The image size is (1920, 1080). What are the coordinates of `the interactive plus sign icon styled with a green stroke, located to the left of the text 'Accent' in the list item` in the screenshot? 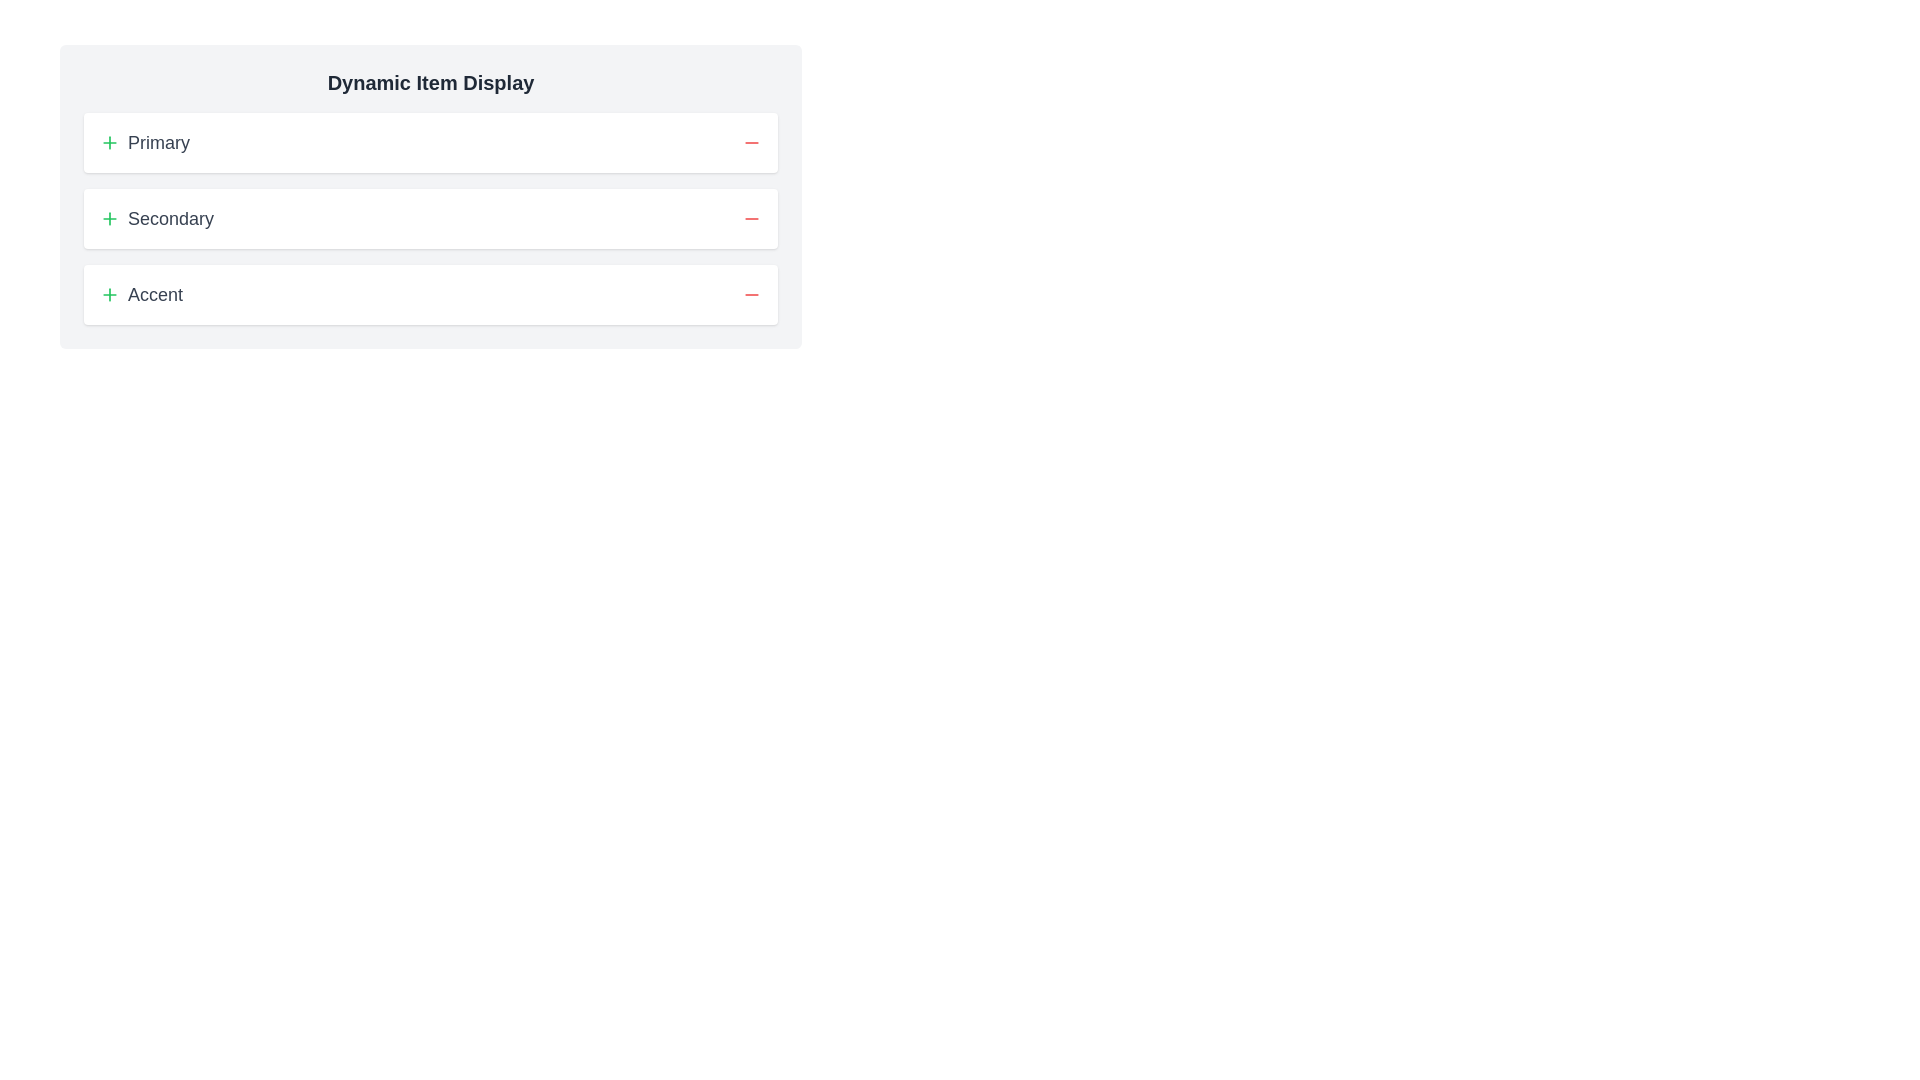 It's located at (109, 294).